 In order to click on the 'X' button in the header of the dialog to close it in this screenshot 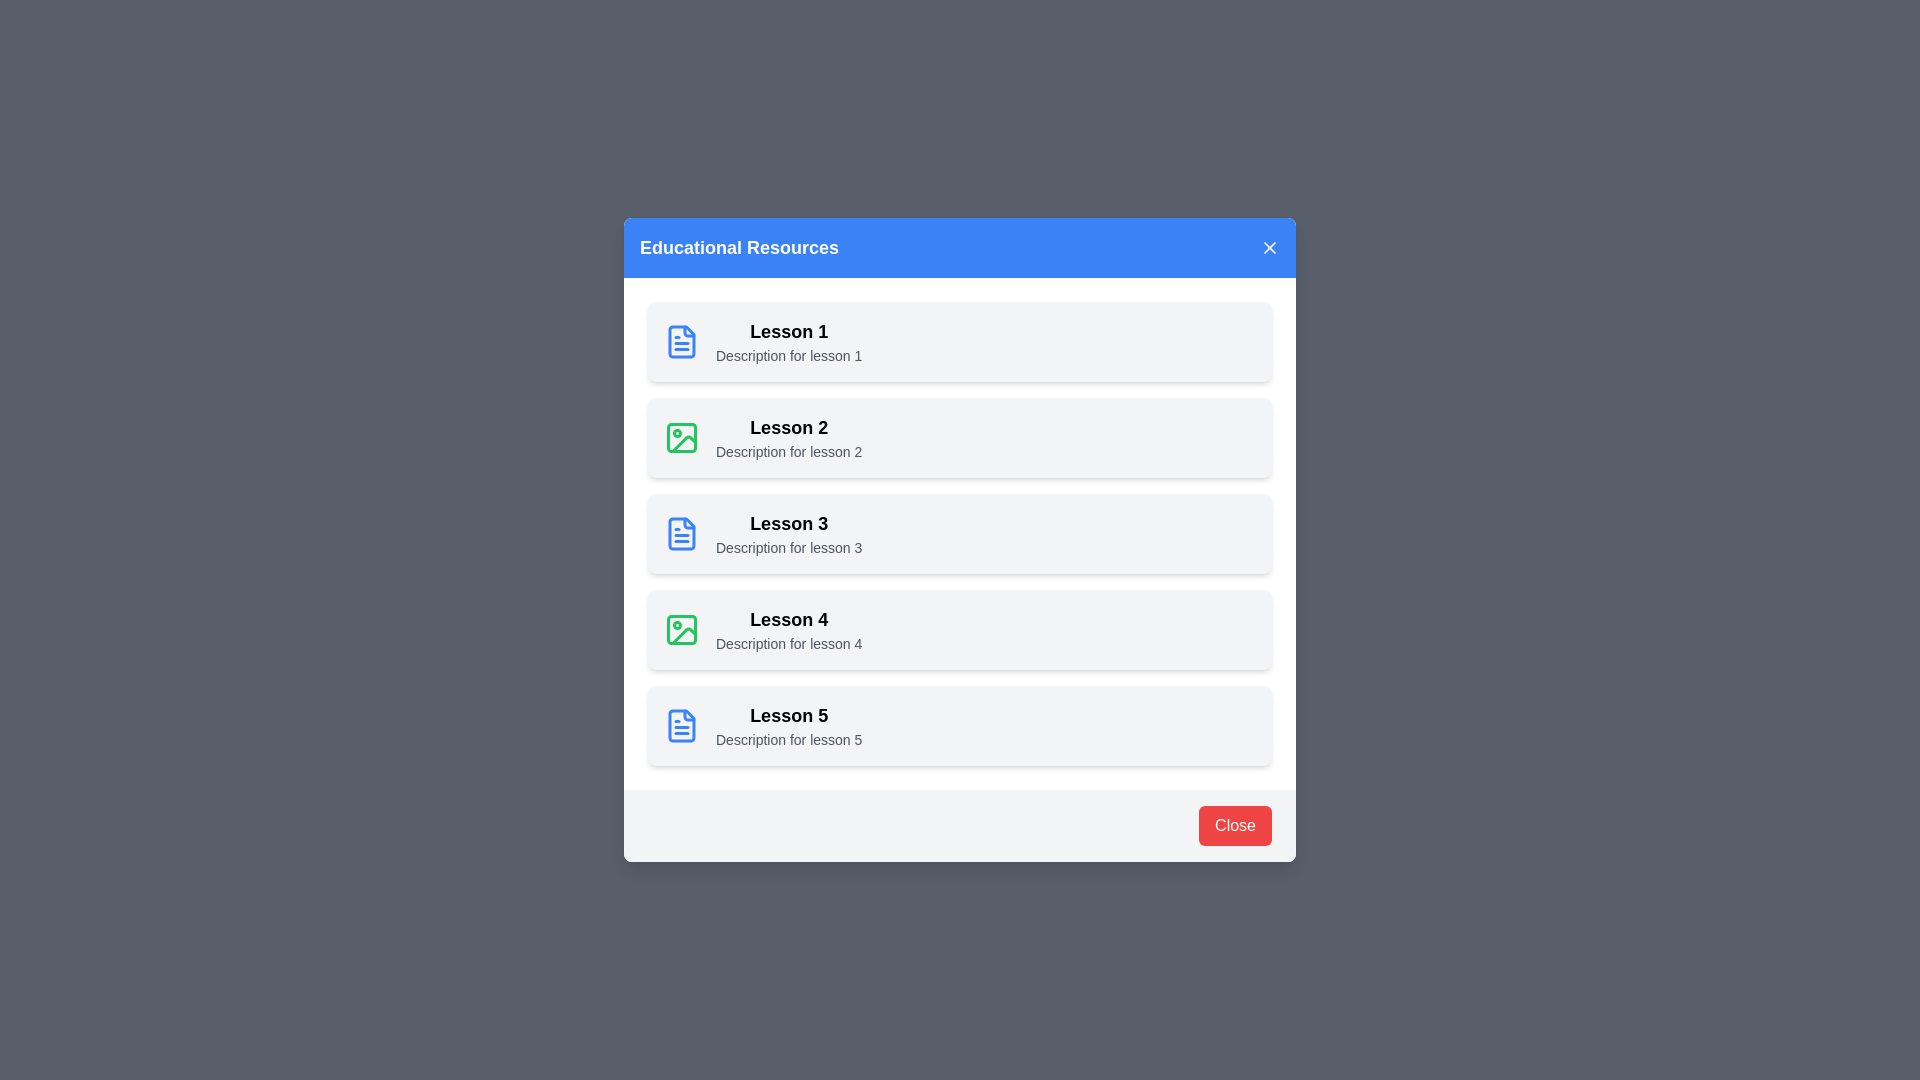, I will do `click(1269, 246)`.